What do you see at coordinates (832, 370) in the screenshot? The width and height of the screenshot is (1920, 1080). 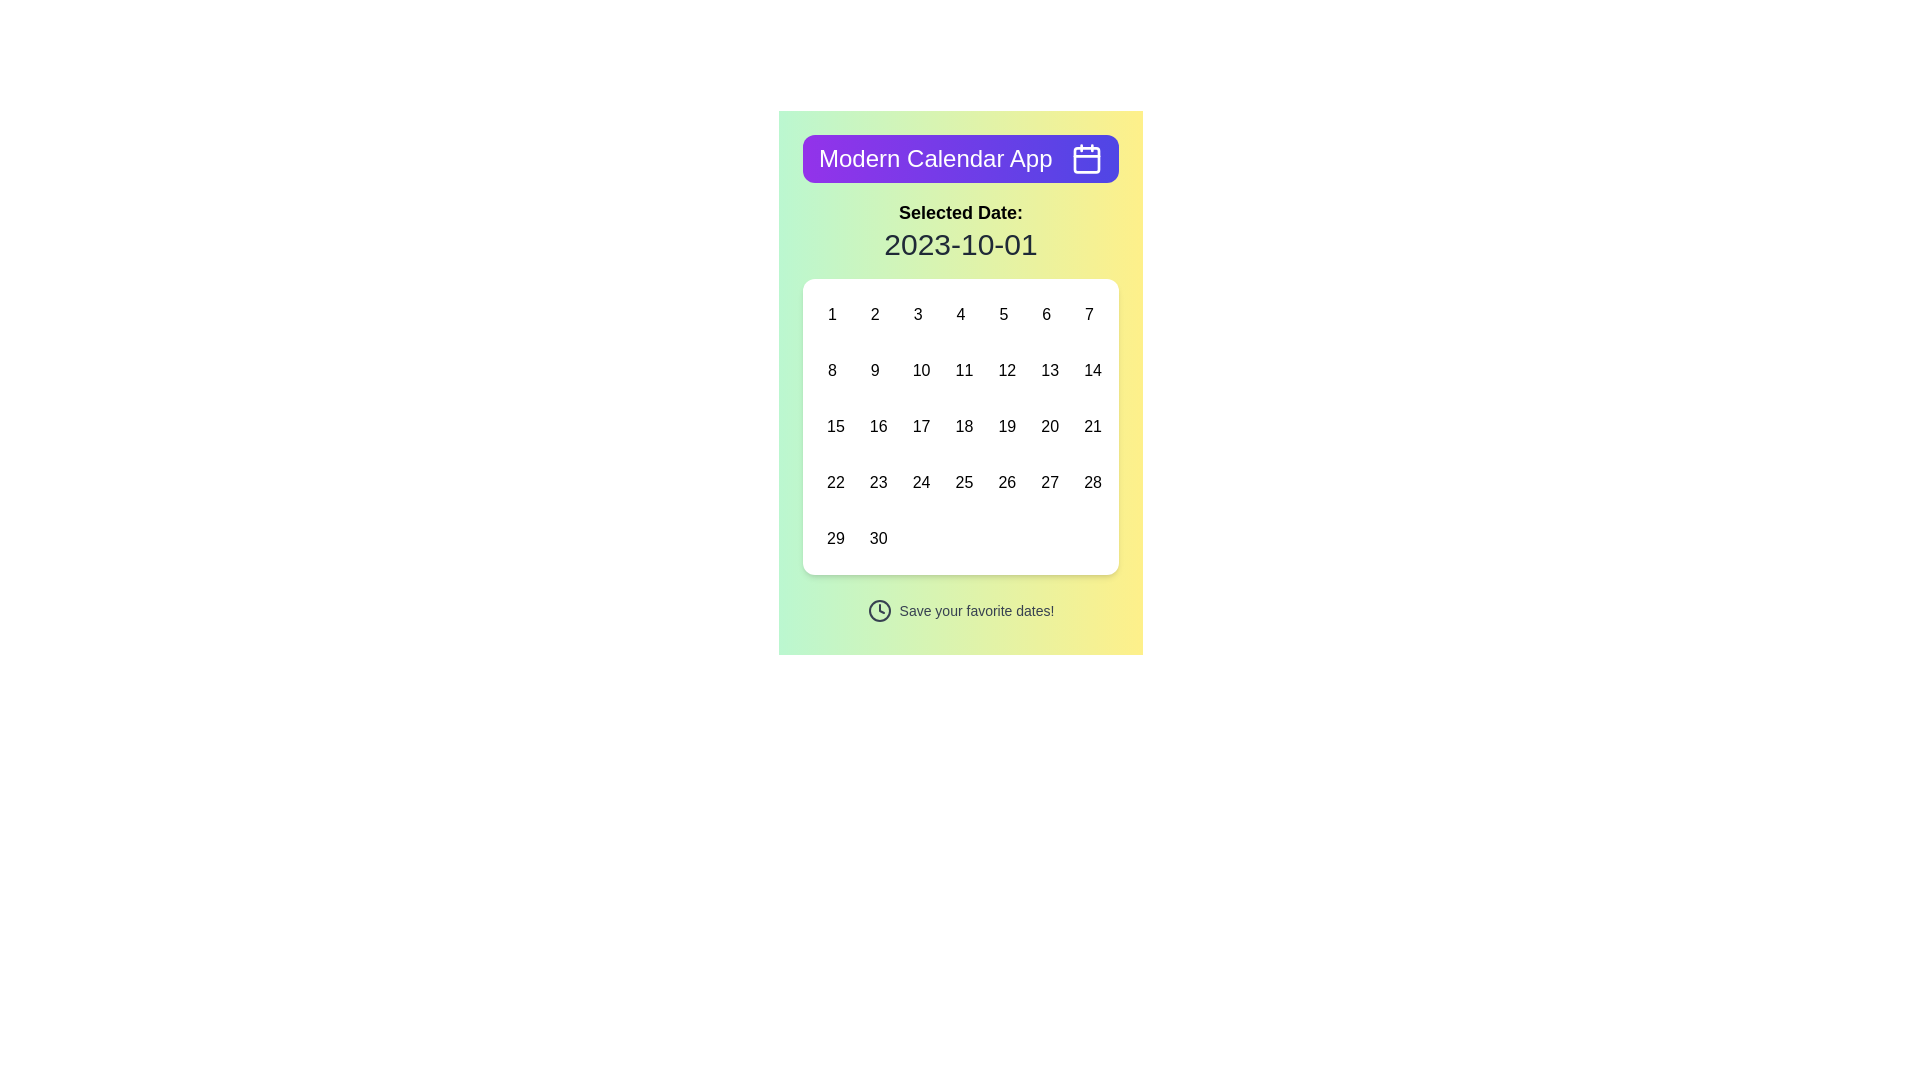 I see `the button for selecting or interacting with the date '8' in the calendar interface, located in the second row and first column of the grid layout, under the header 'Modern Calendar App'` at bounding box center [832, 370].